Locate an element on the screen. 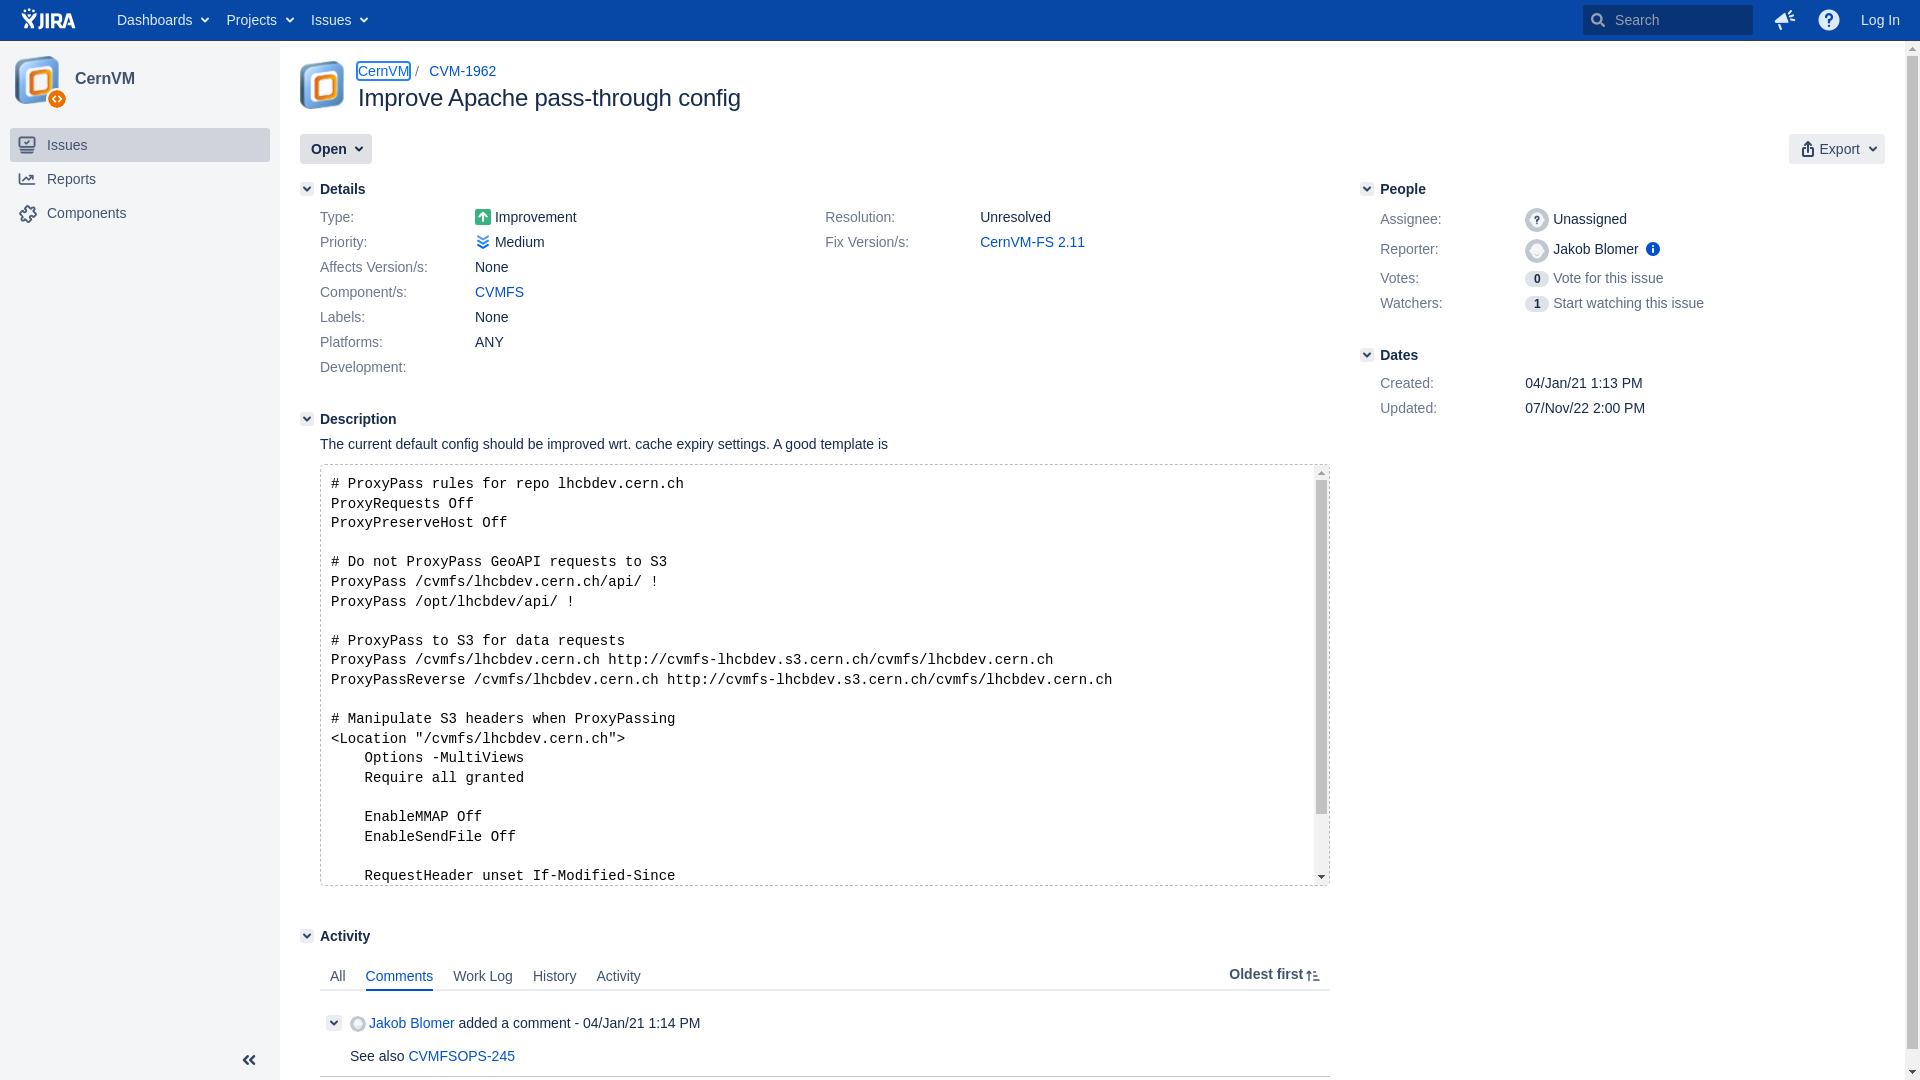 This screenshot has height=1080, width=1920. 'History' is located at coordinates (555, 974).